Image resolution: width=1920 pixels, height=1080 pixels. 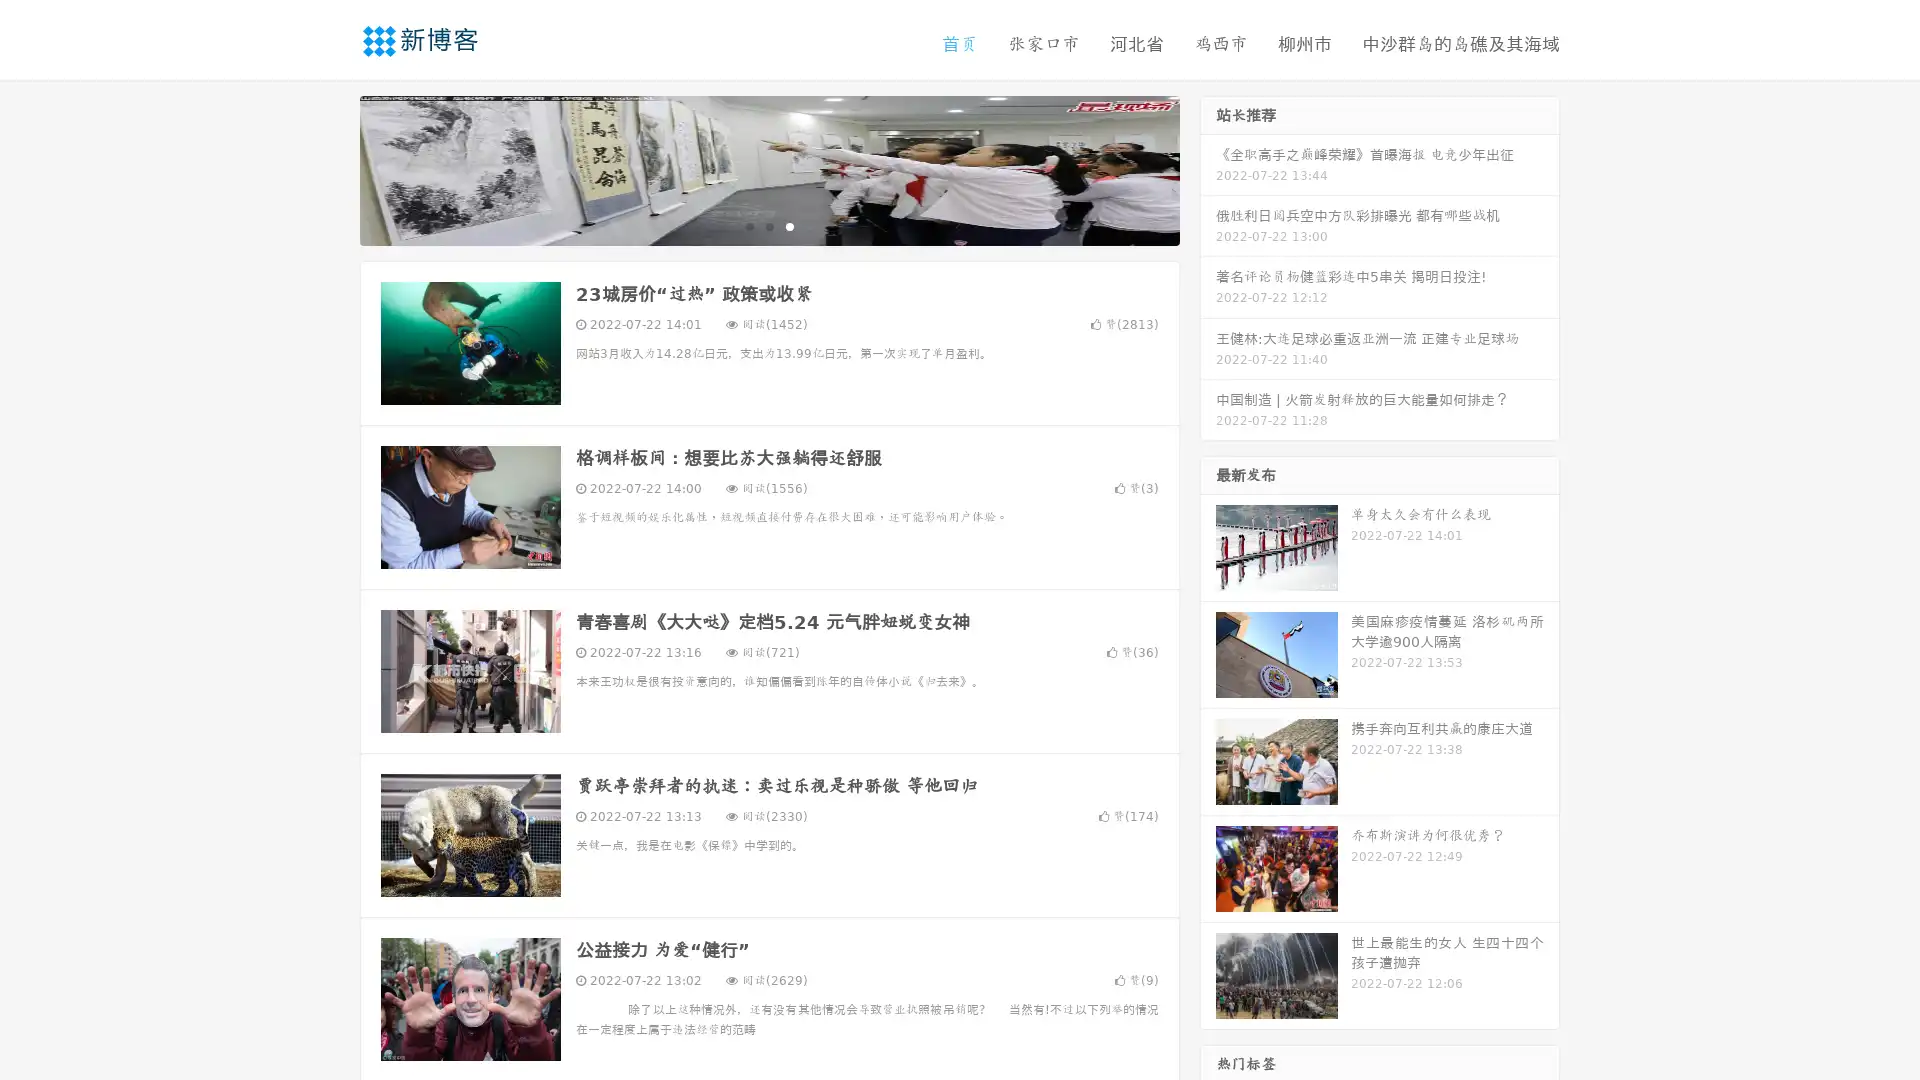 What do you see at coordinates (330, 168) in the screenshot?
I see `Previous slide` at bounding box center [330, 168].